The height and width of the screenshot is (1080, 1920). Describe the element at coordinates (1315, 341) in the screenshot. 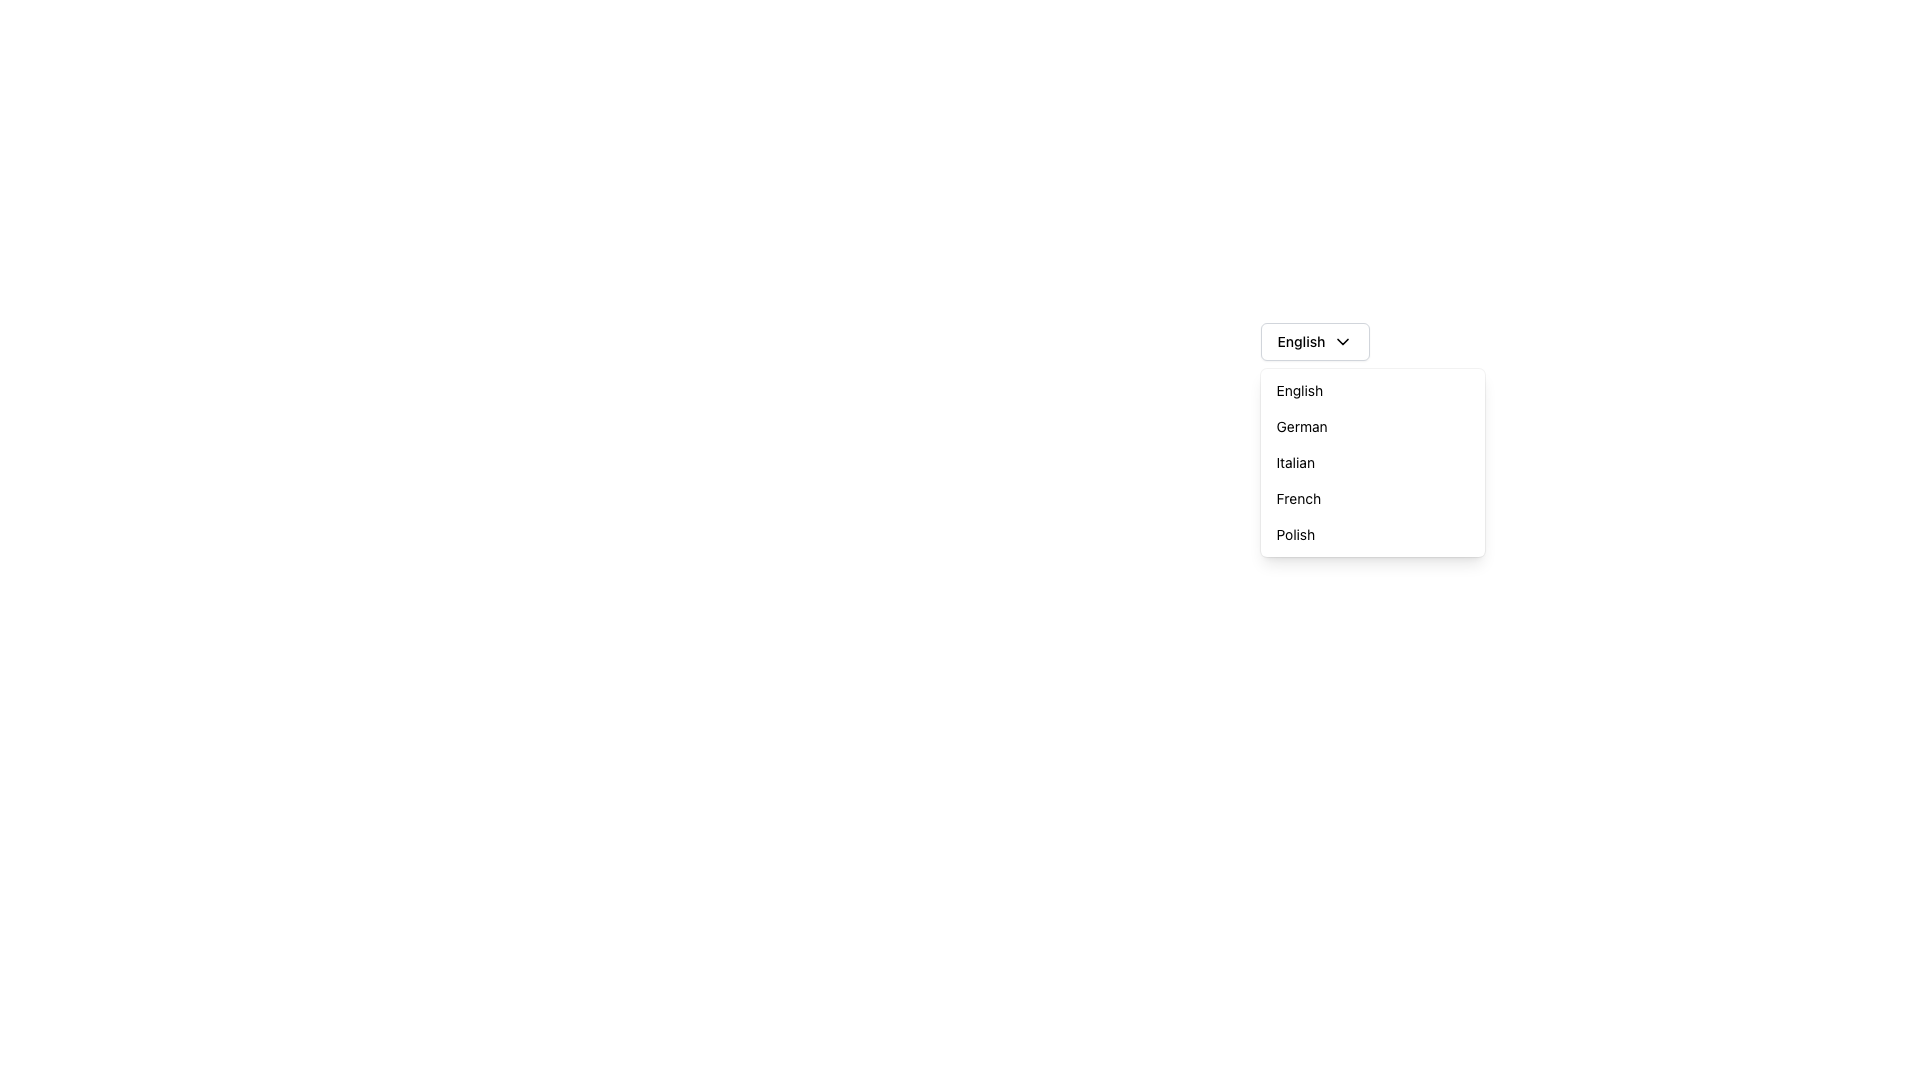

I see `the dropdown menu labeled 'English' with a downward-facing arrow located in the top-right region of the modal` at that location.